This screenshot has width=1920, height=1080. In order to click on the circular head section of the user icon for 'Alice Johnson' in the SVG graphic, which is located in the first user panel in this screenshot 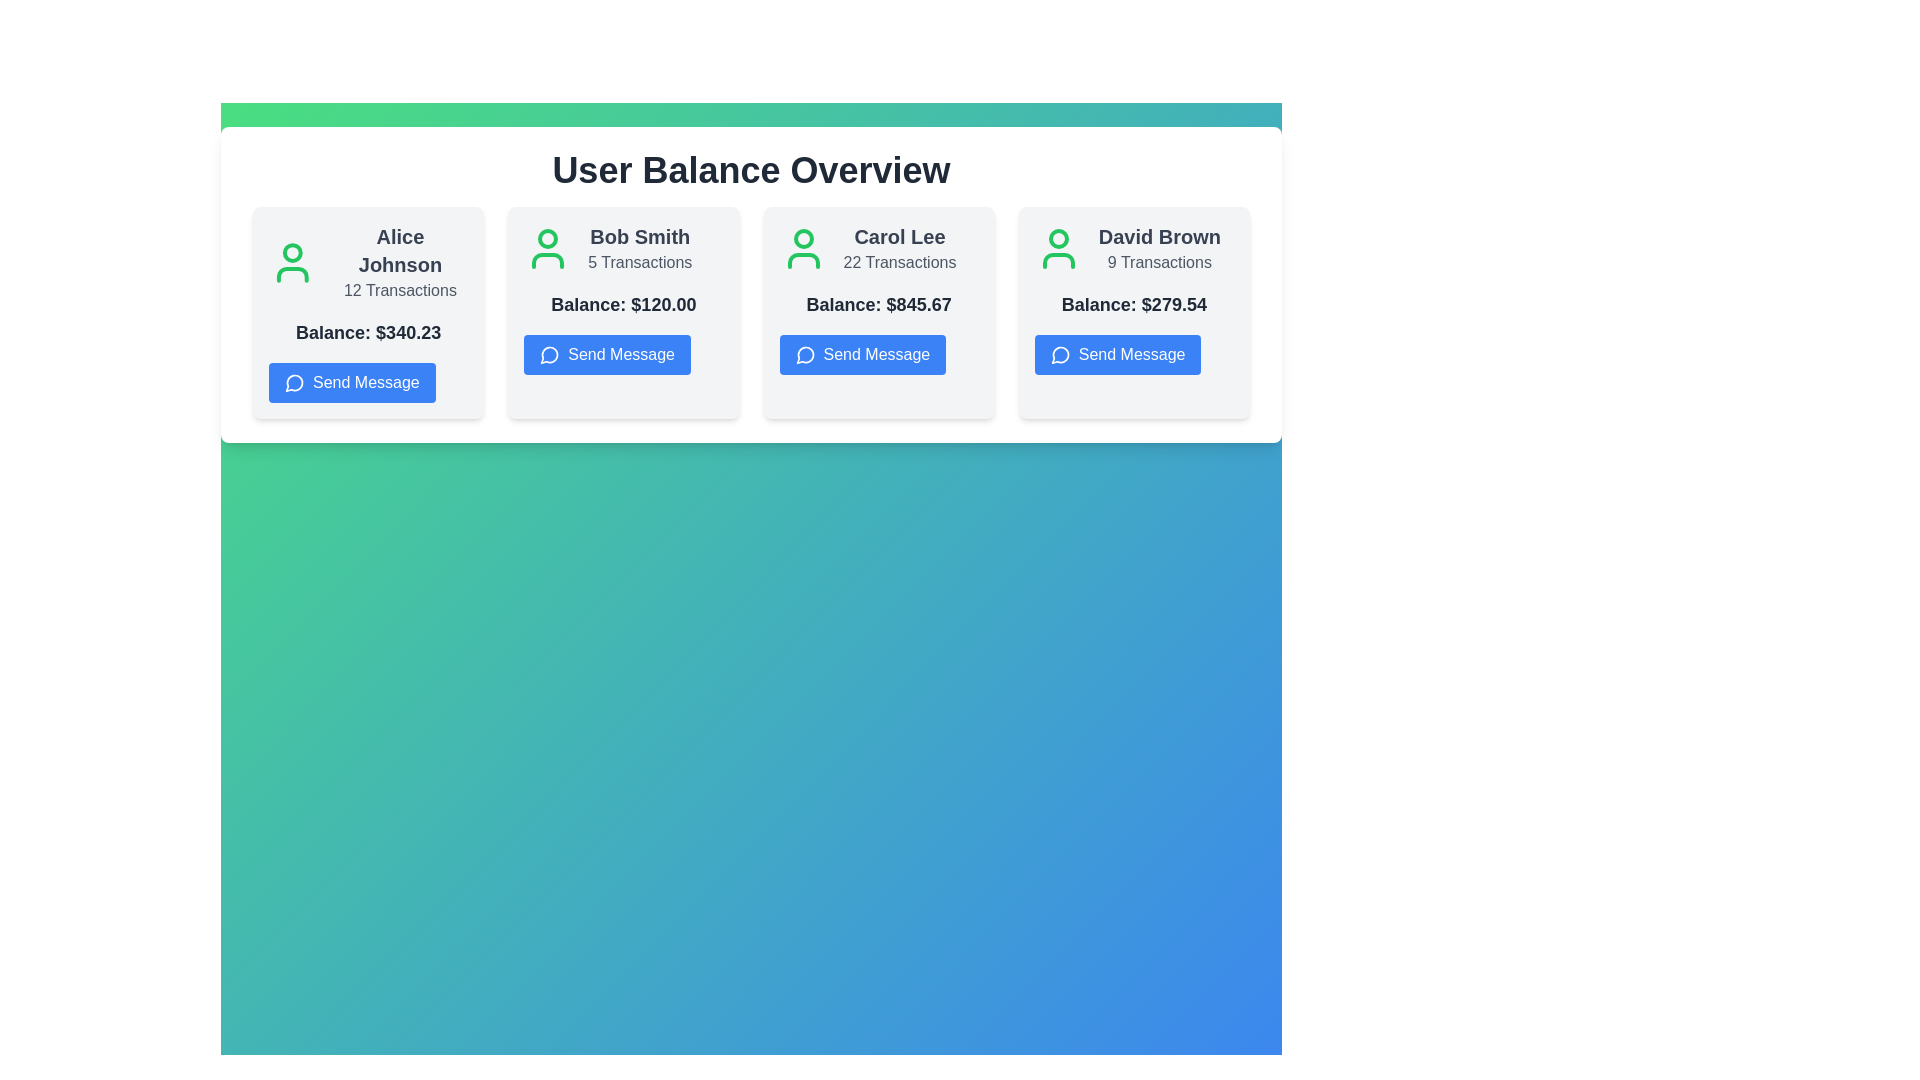, I will do `click(291, 252)`.